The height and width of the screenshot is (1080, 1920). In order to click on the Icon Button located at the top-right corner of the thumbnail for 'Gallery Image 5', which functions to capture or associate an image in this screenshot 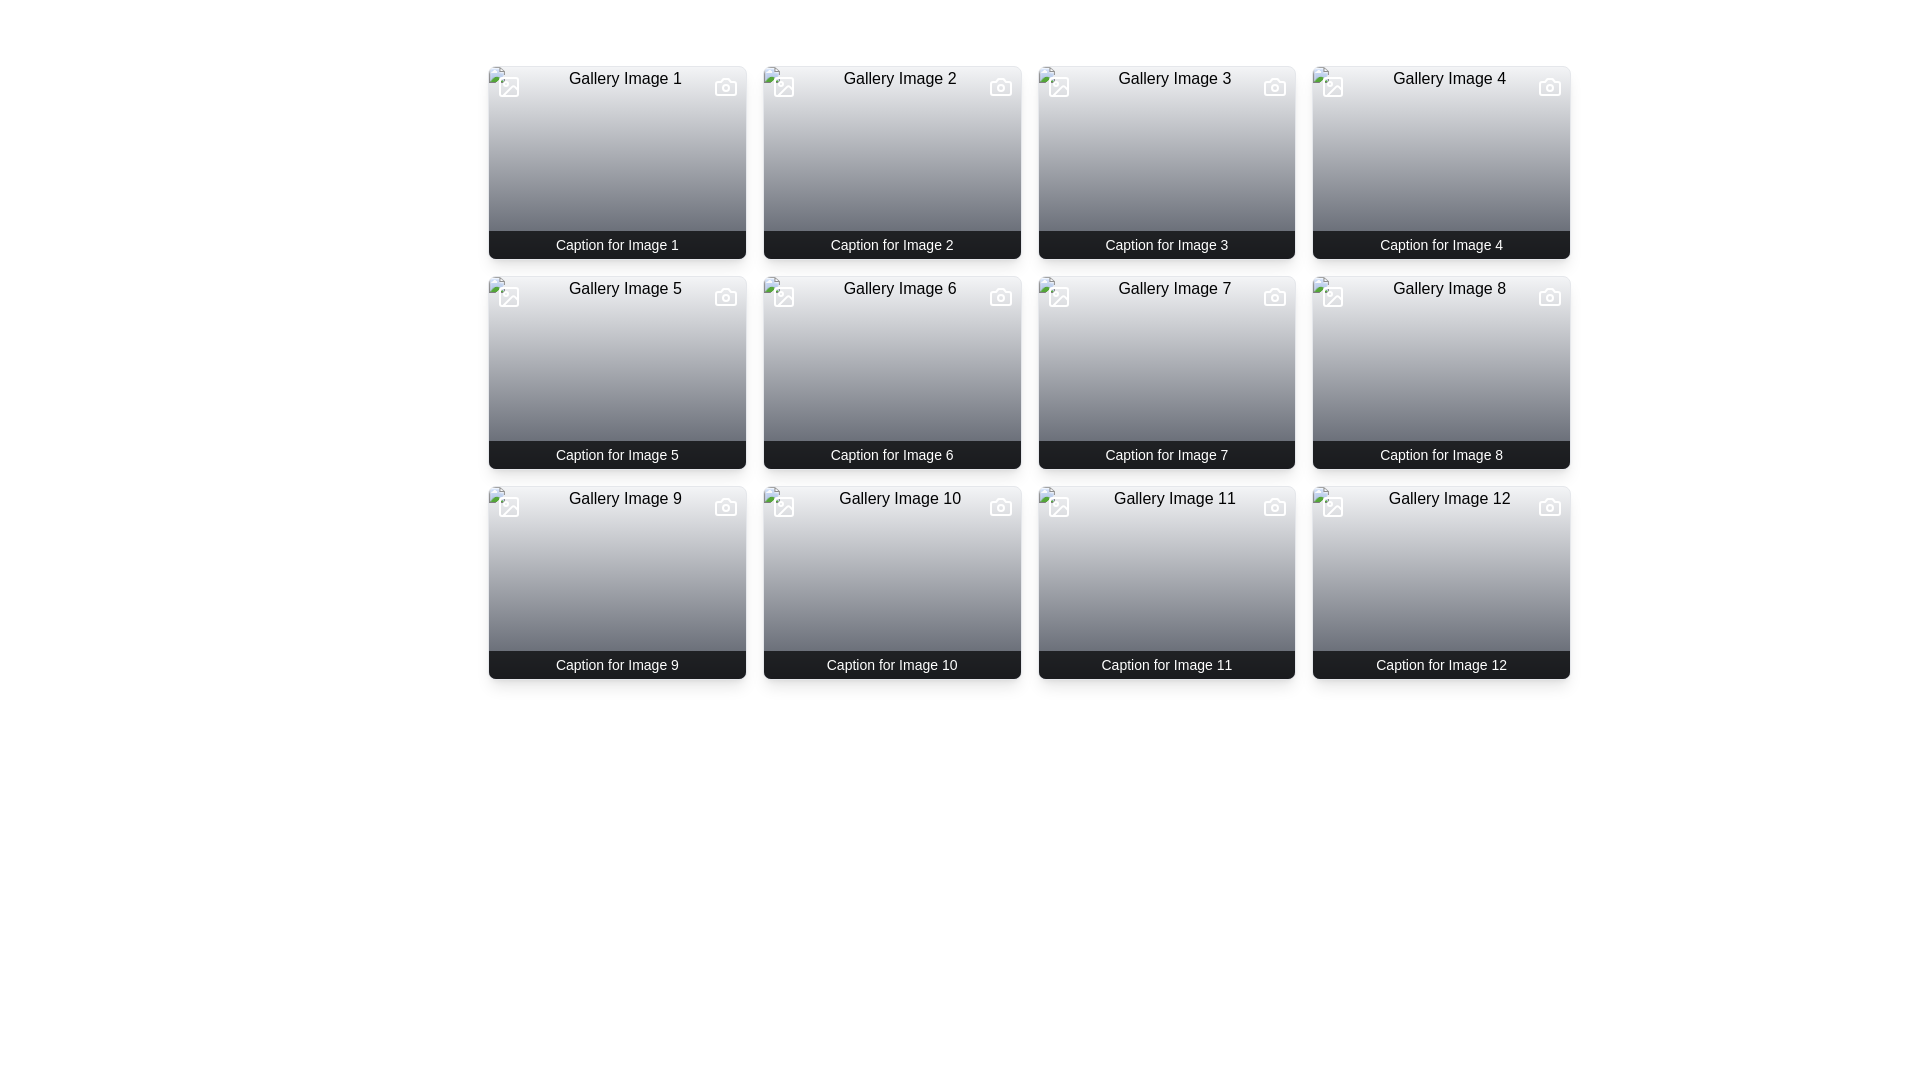, I will do `click(724, 297)`.